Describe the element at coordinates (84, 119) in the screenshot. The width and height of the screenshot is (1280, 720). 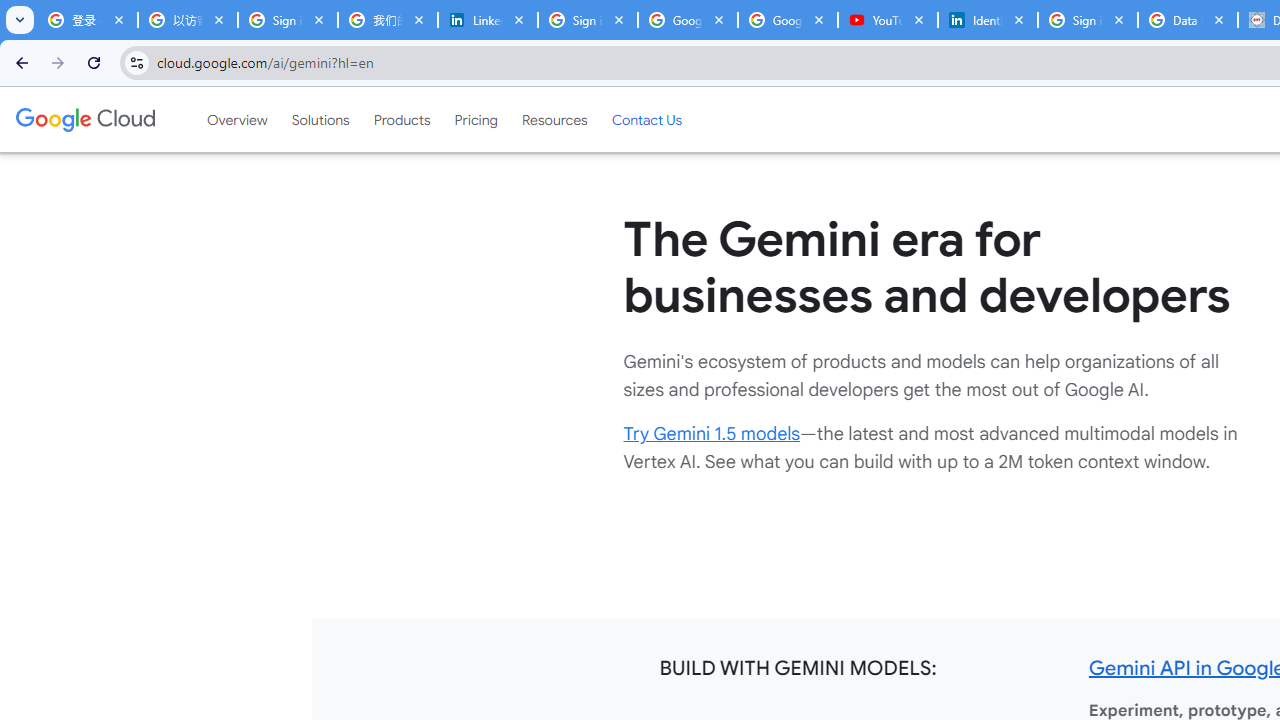
I see `'Google Cloud'` at that location.